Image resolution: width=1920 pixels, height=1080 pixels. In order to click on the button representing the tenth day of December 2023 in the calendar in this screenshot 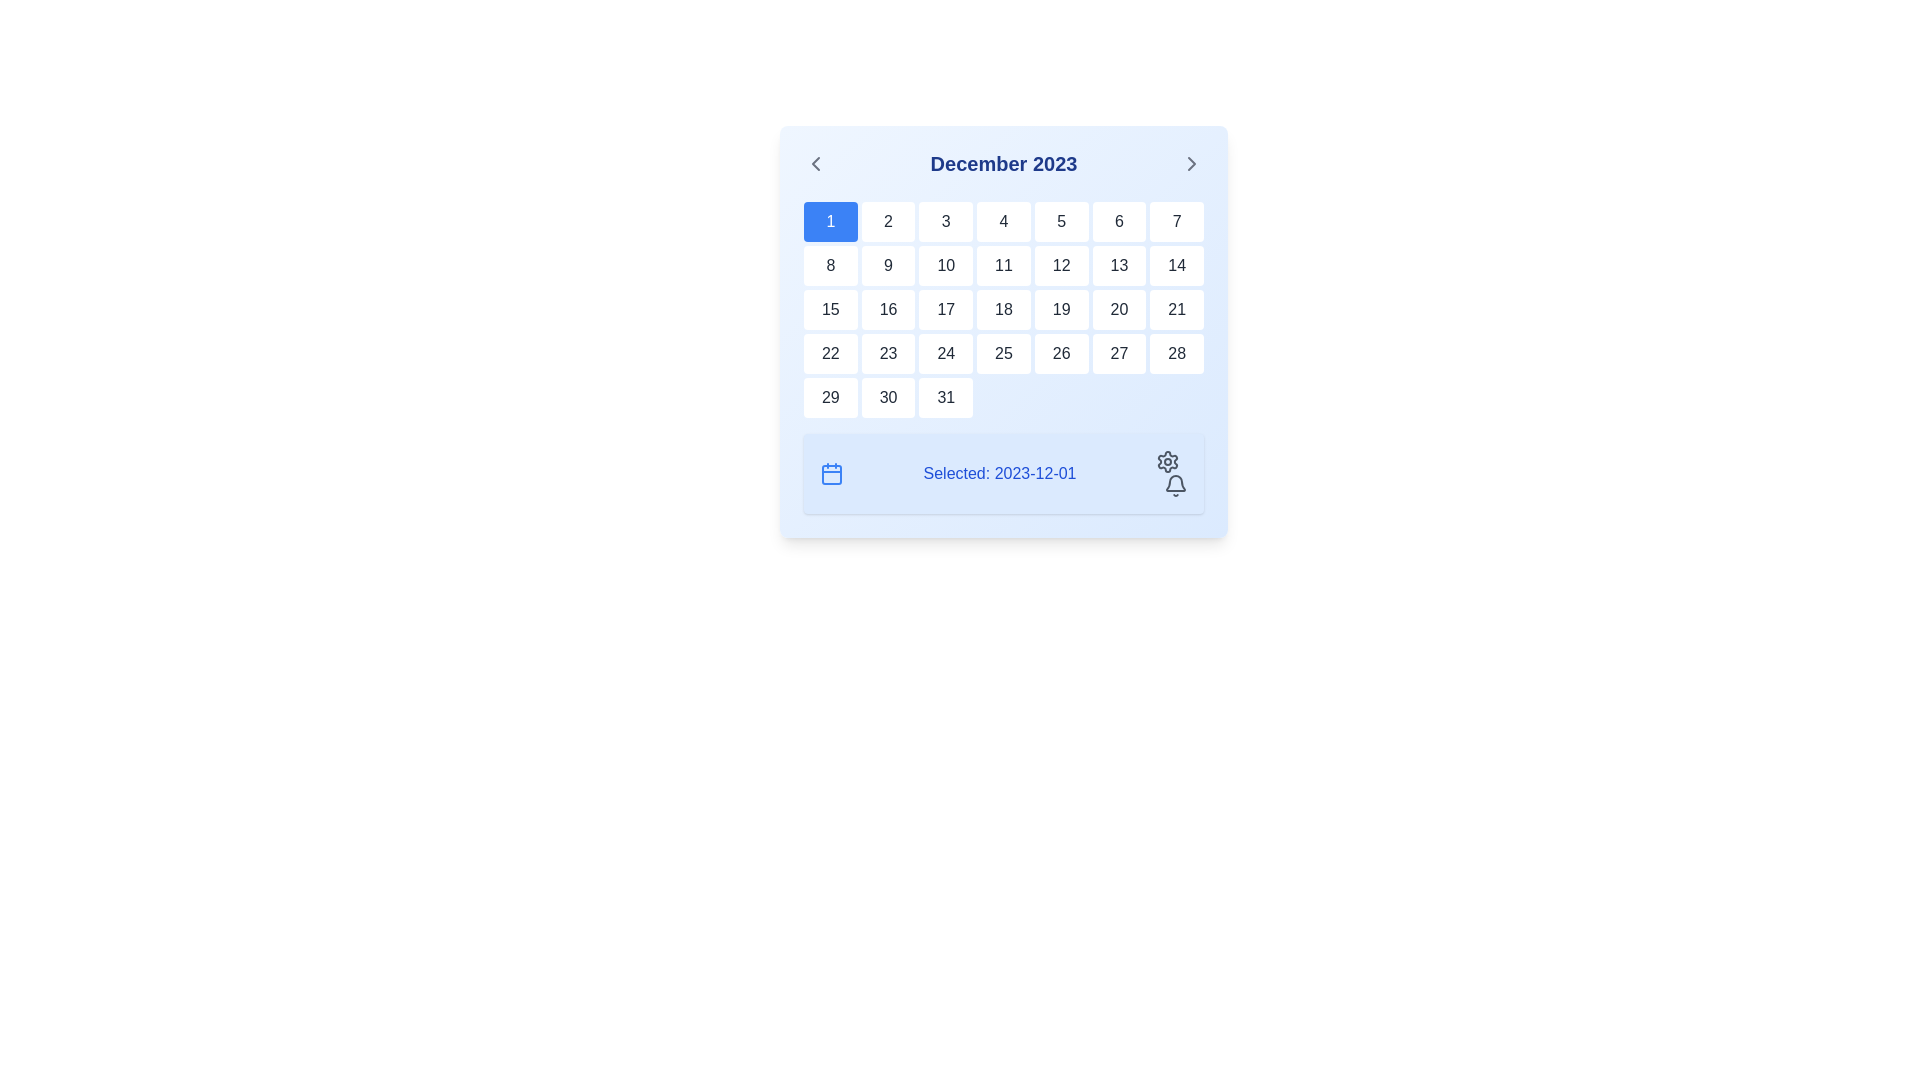, I will do `click(945, 265)`.